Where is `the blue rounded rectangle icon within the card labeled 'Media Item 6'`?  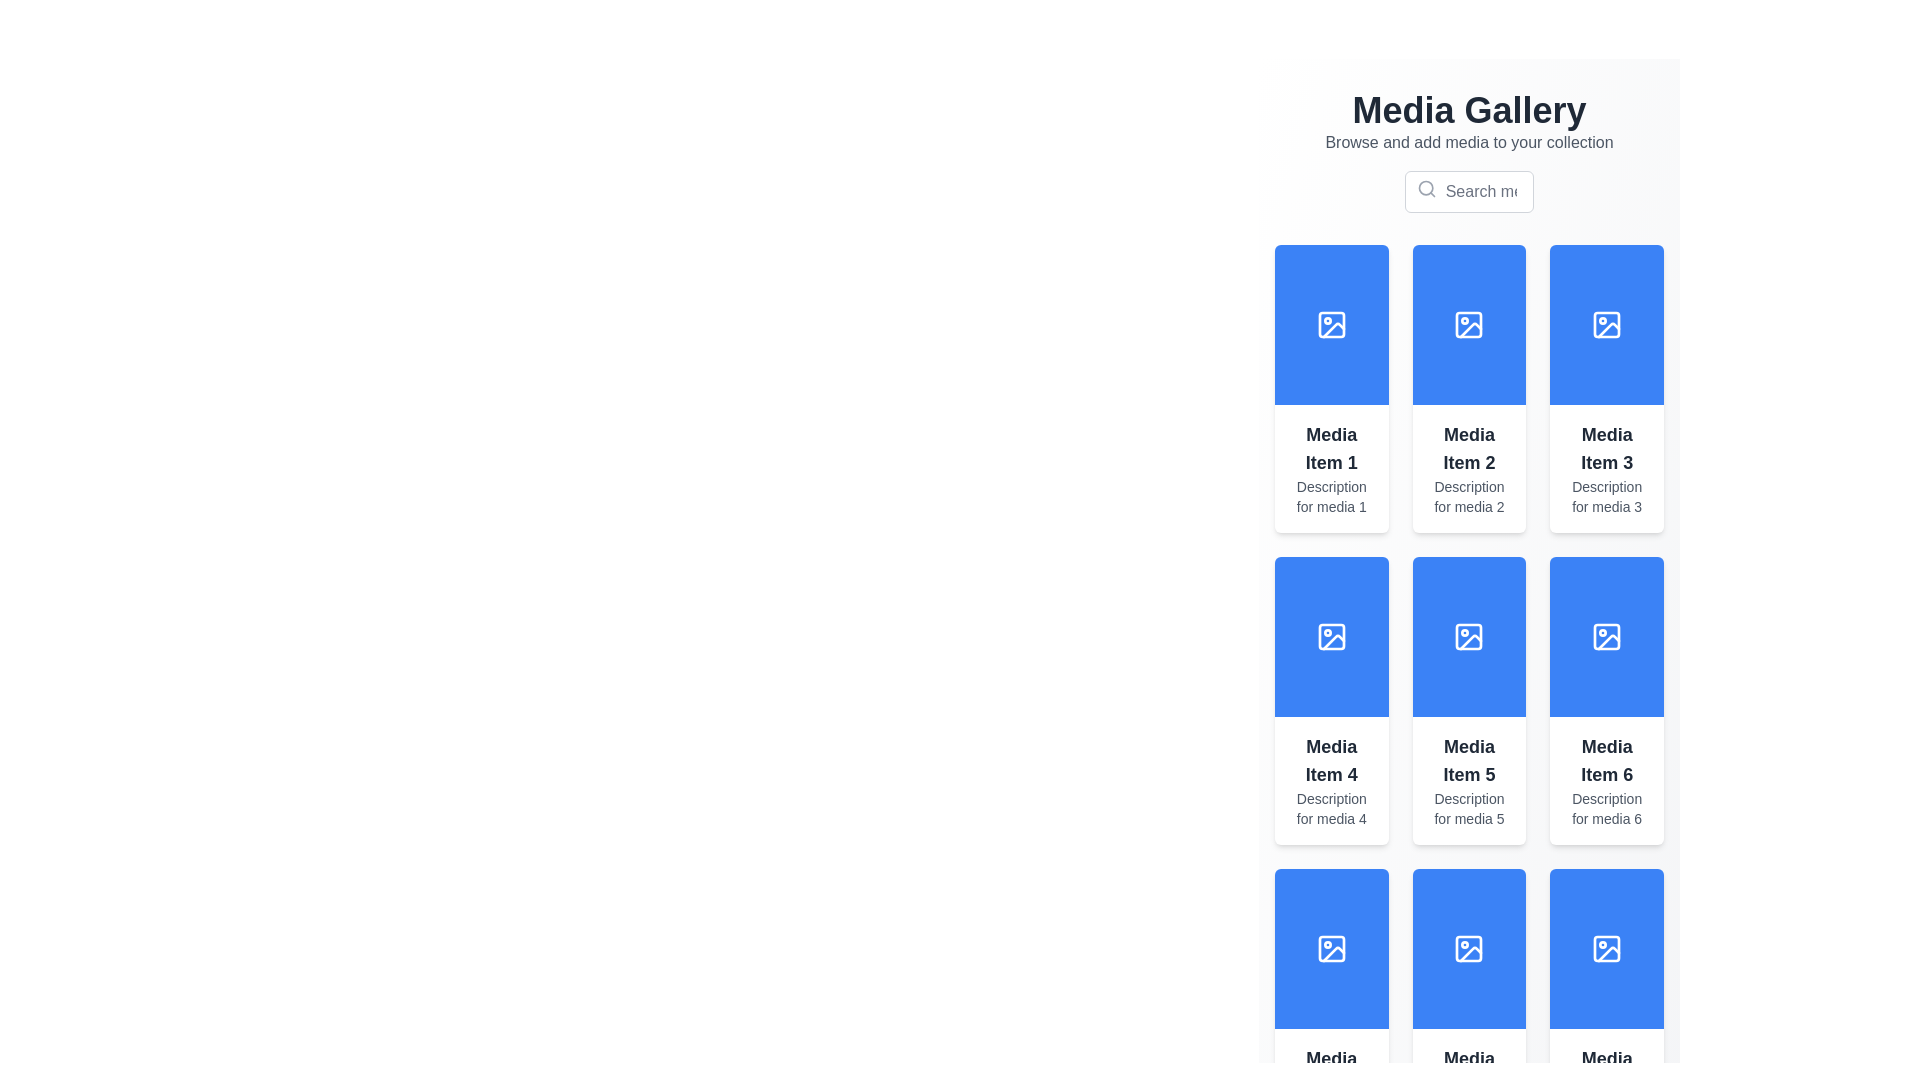 the blue rounded rectangle icon within the card labeled 'Media Item 6' is located at coordinates (1607, 636).